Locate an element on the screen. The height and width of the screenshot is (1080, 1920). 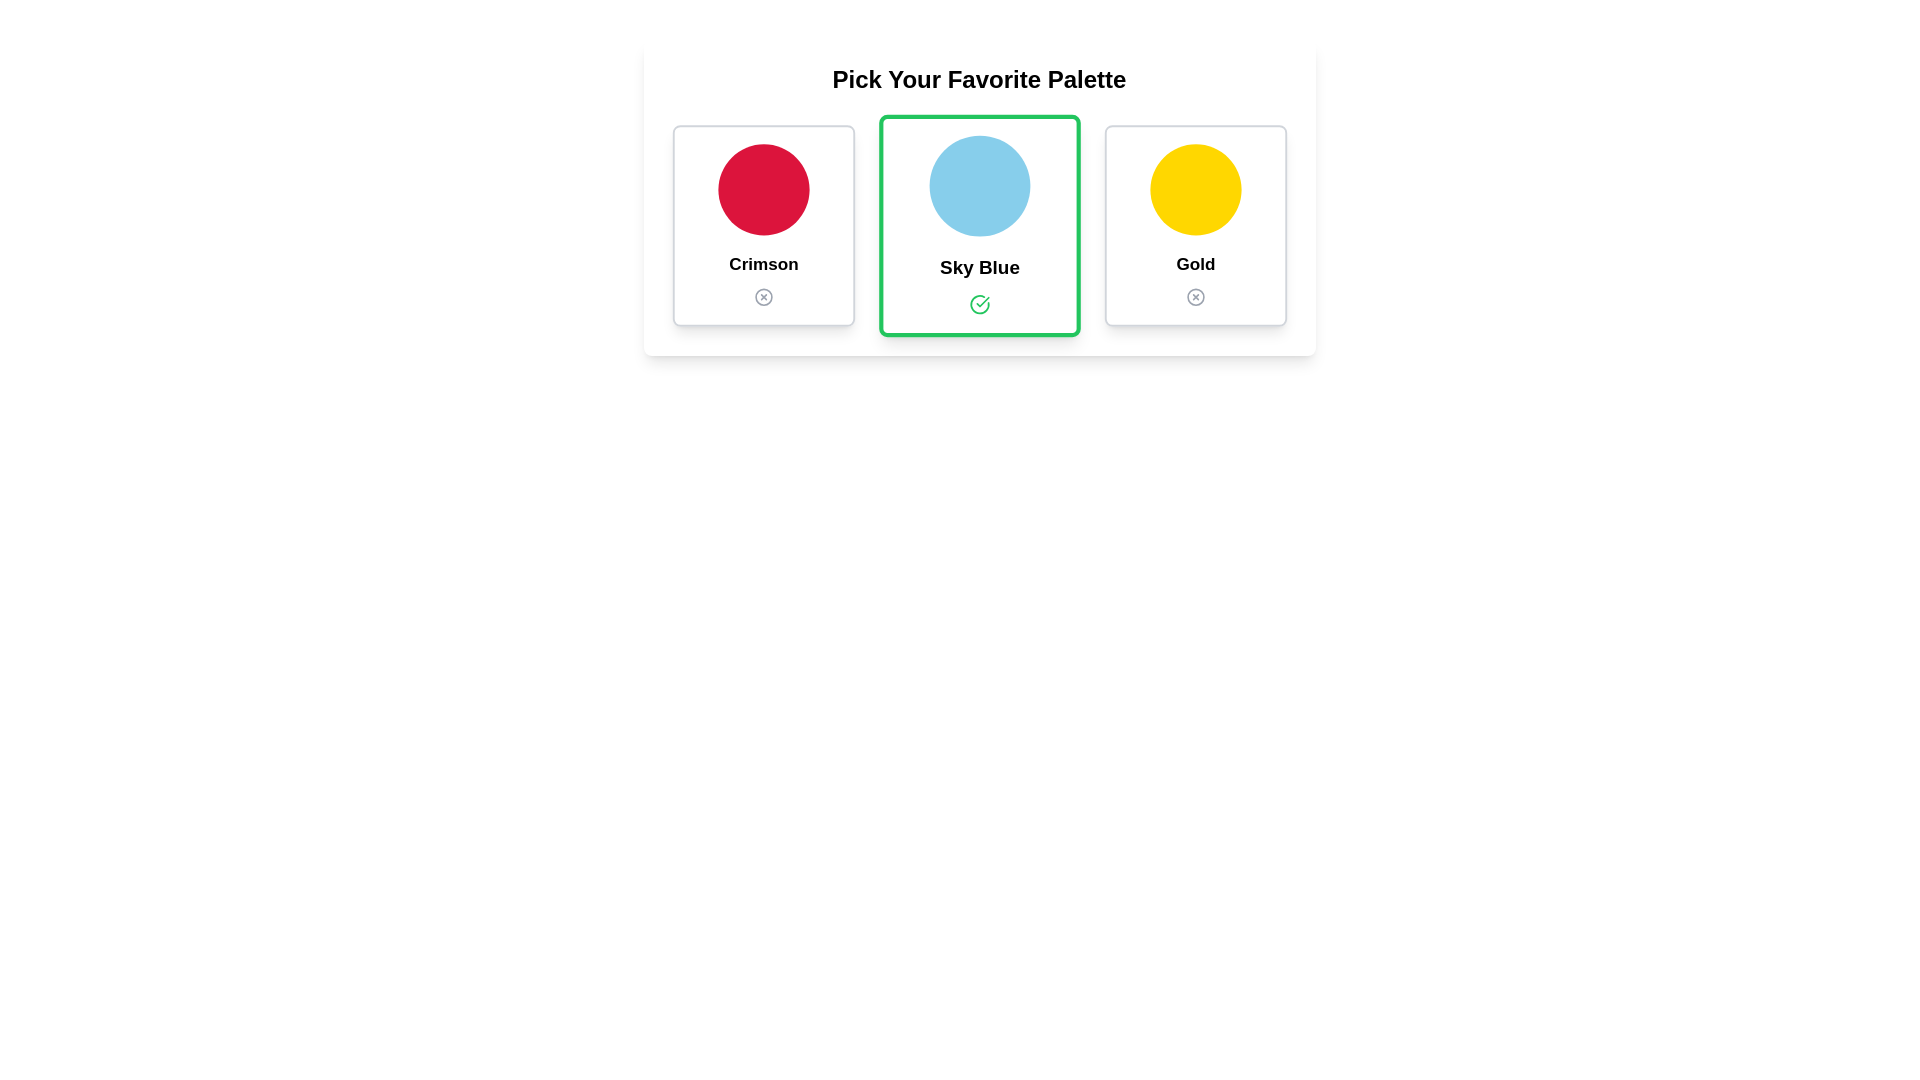
the palette Gold is located at coordinates (1195, 225).